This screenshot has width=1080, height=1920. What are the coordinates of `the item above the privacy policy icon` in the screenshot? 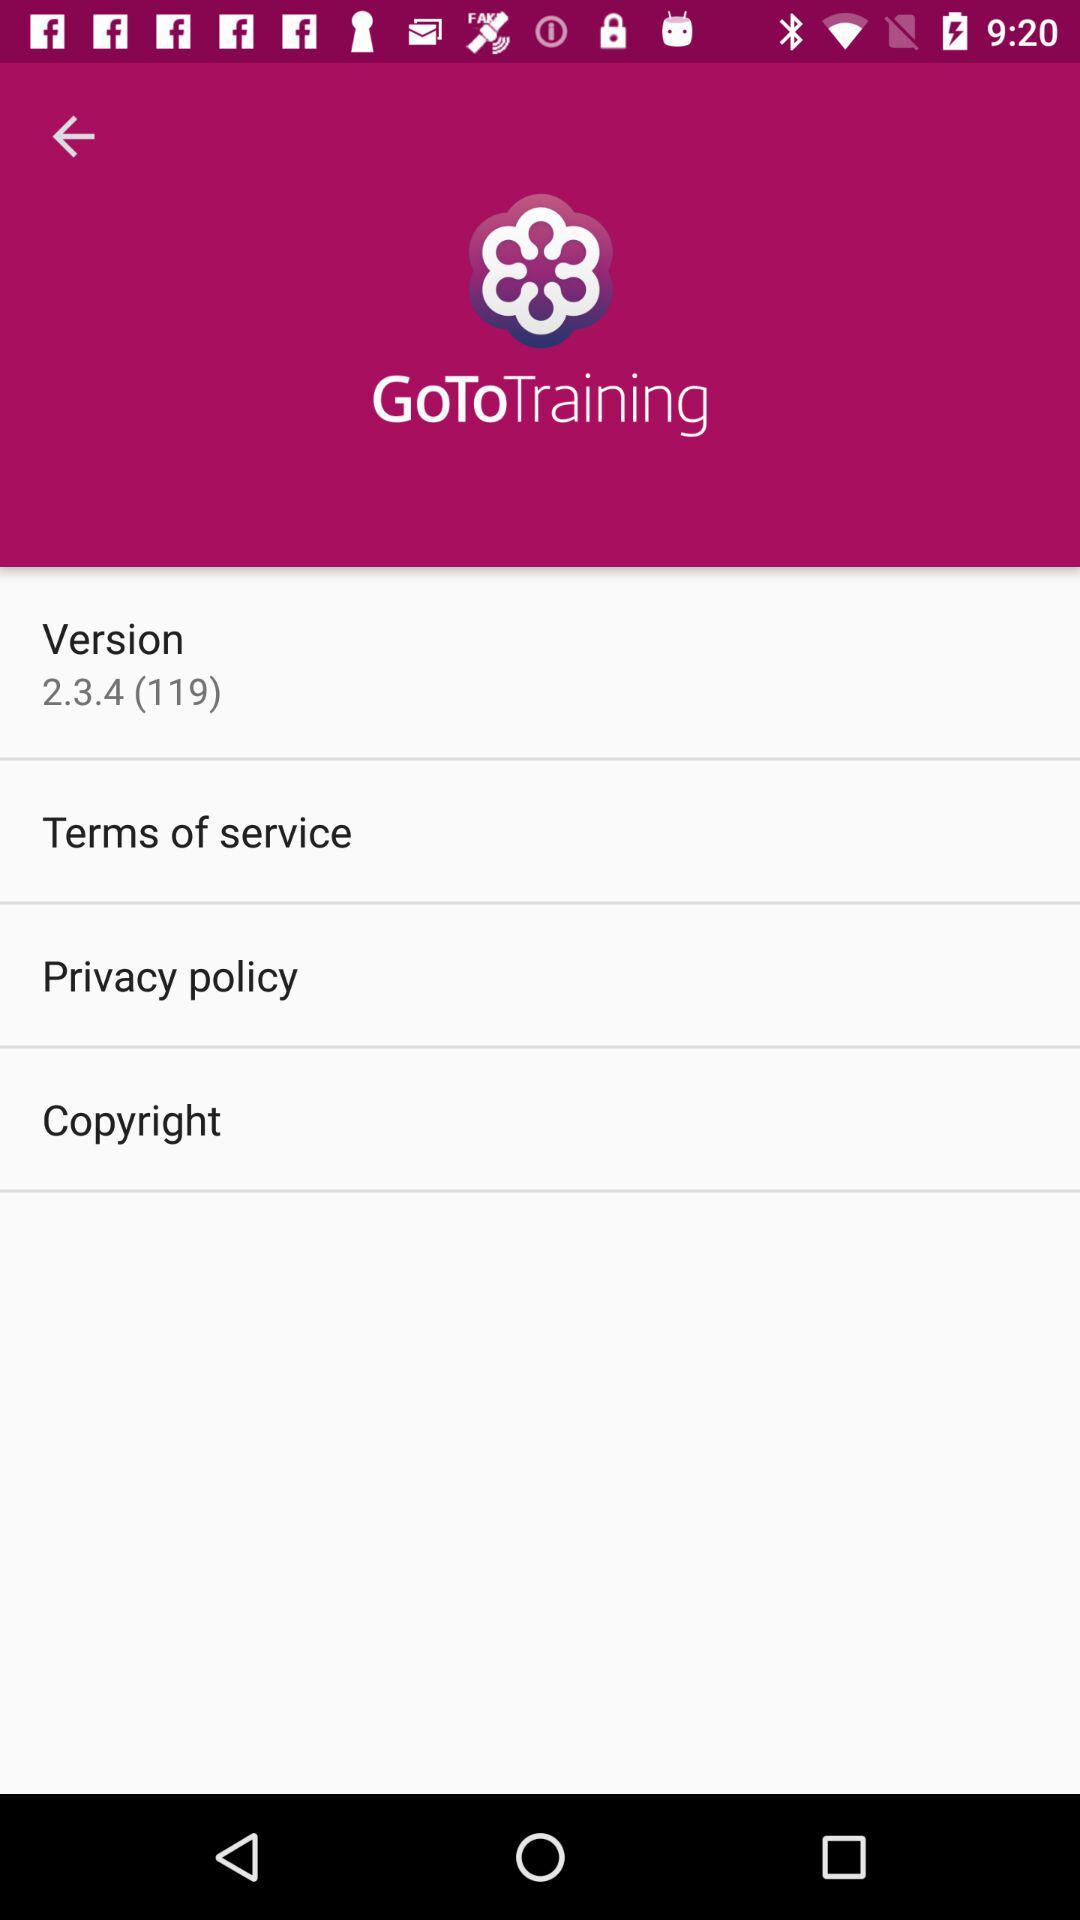 It's located at (197, 830).